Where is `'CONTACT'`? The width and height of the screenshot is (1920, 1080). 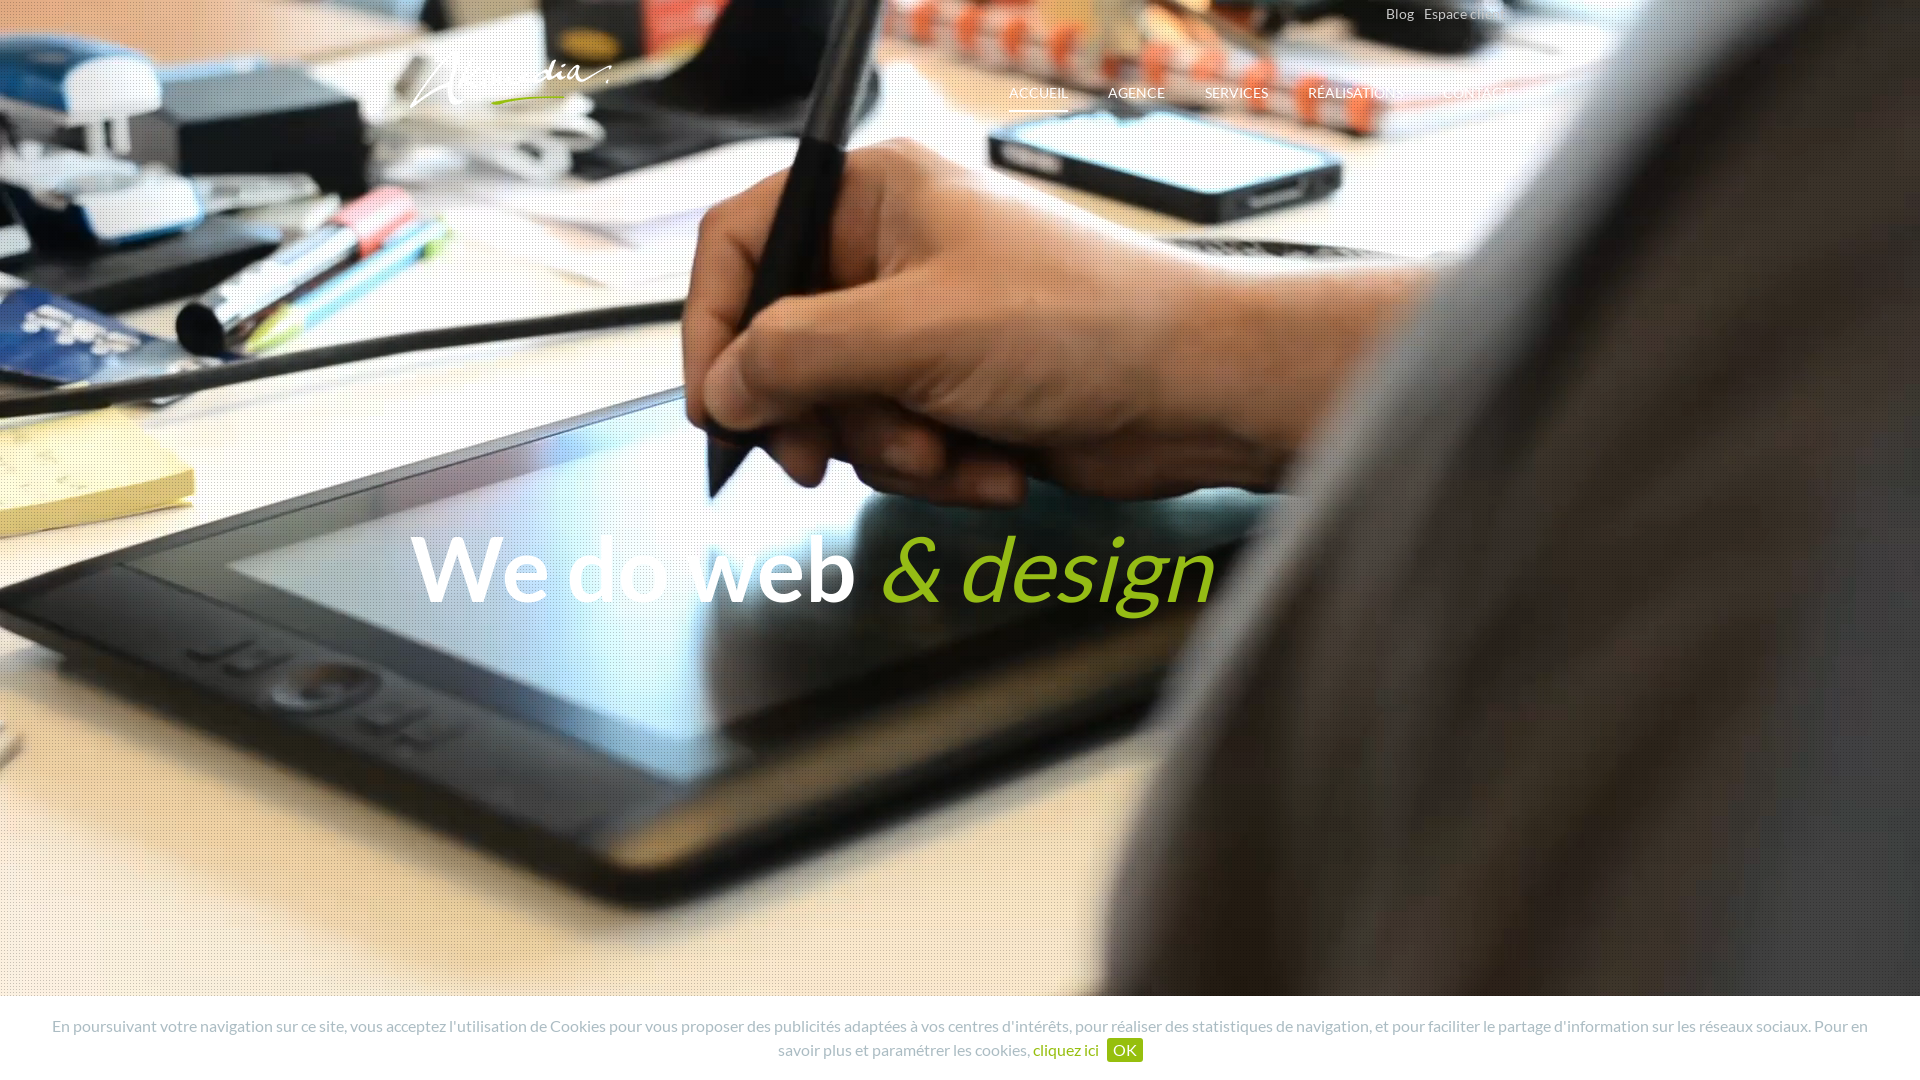
'CONTACT' is located at coordinates (1476, 104).